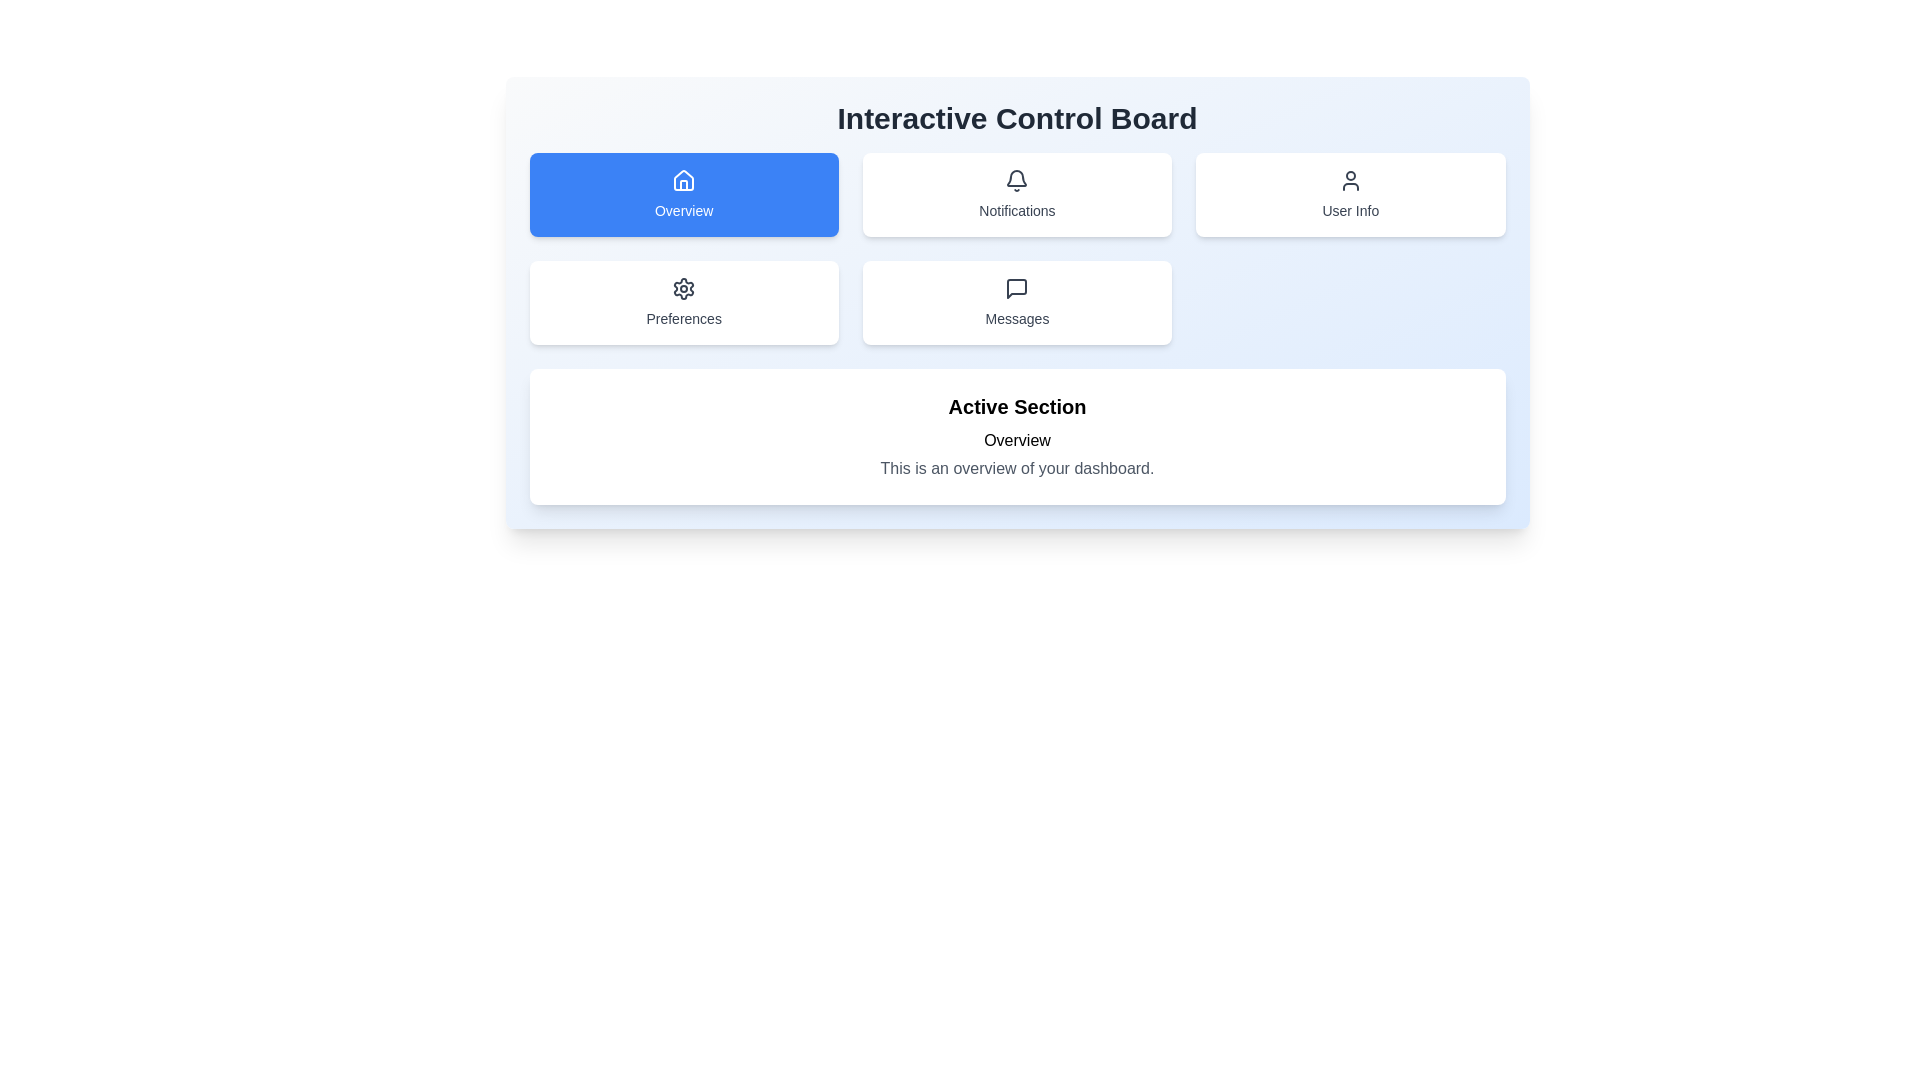 This screenshot has width=1920, height=1080. Describe the element at coordinates (684, 211) in the screenshot. I see `the 'Overview' text label for text selection` at that location.